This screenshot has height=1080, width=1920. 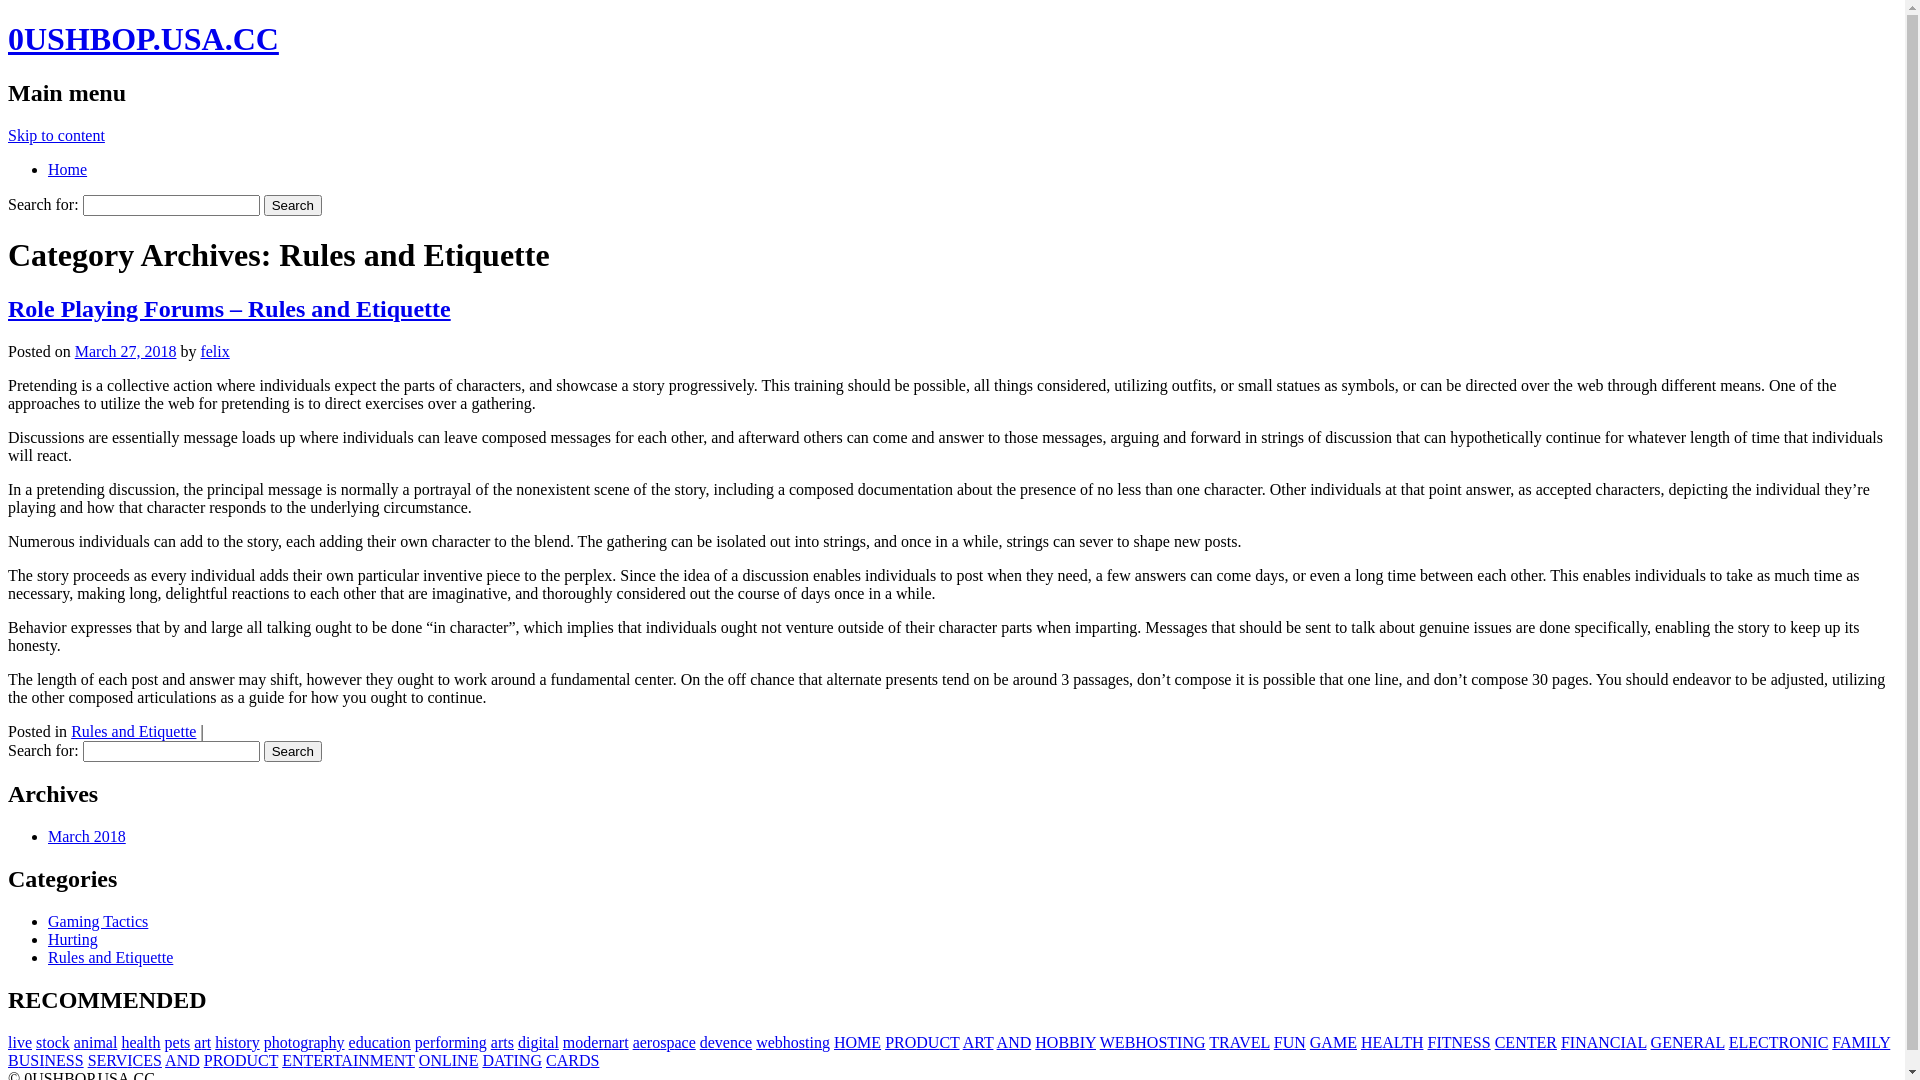 I want to click on 'r', so click(x=500, y=1041).